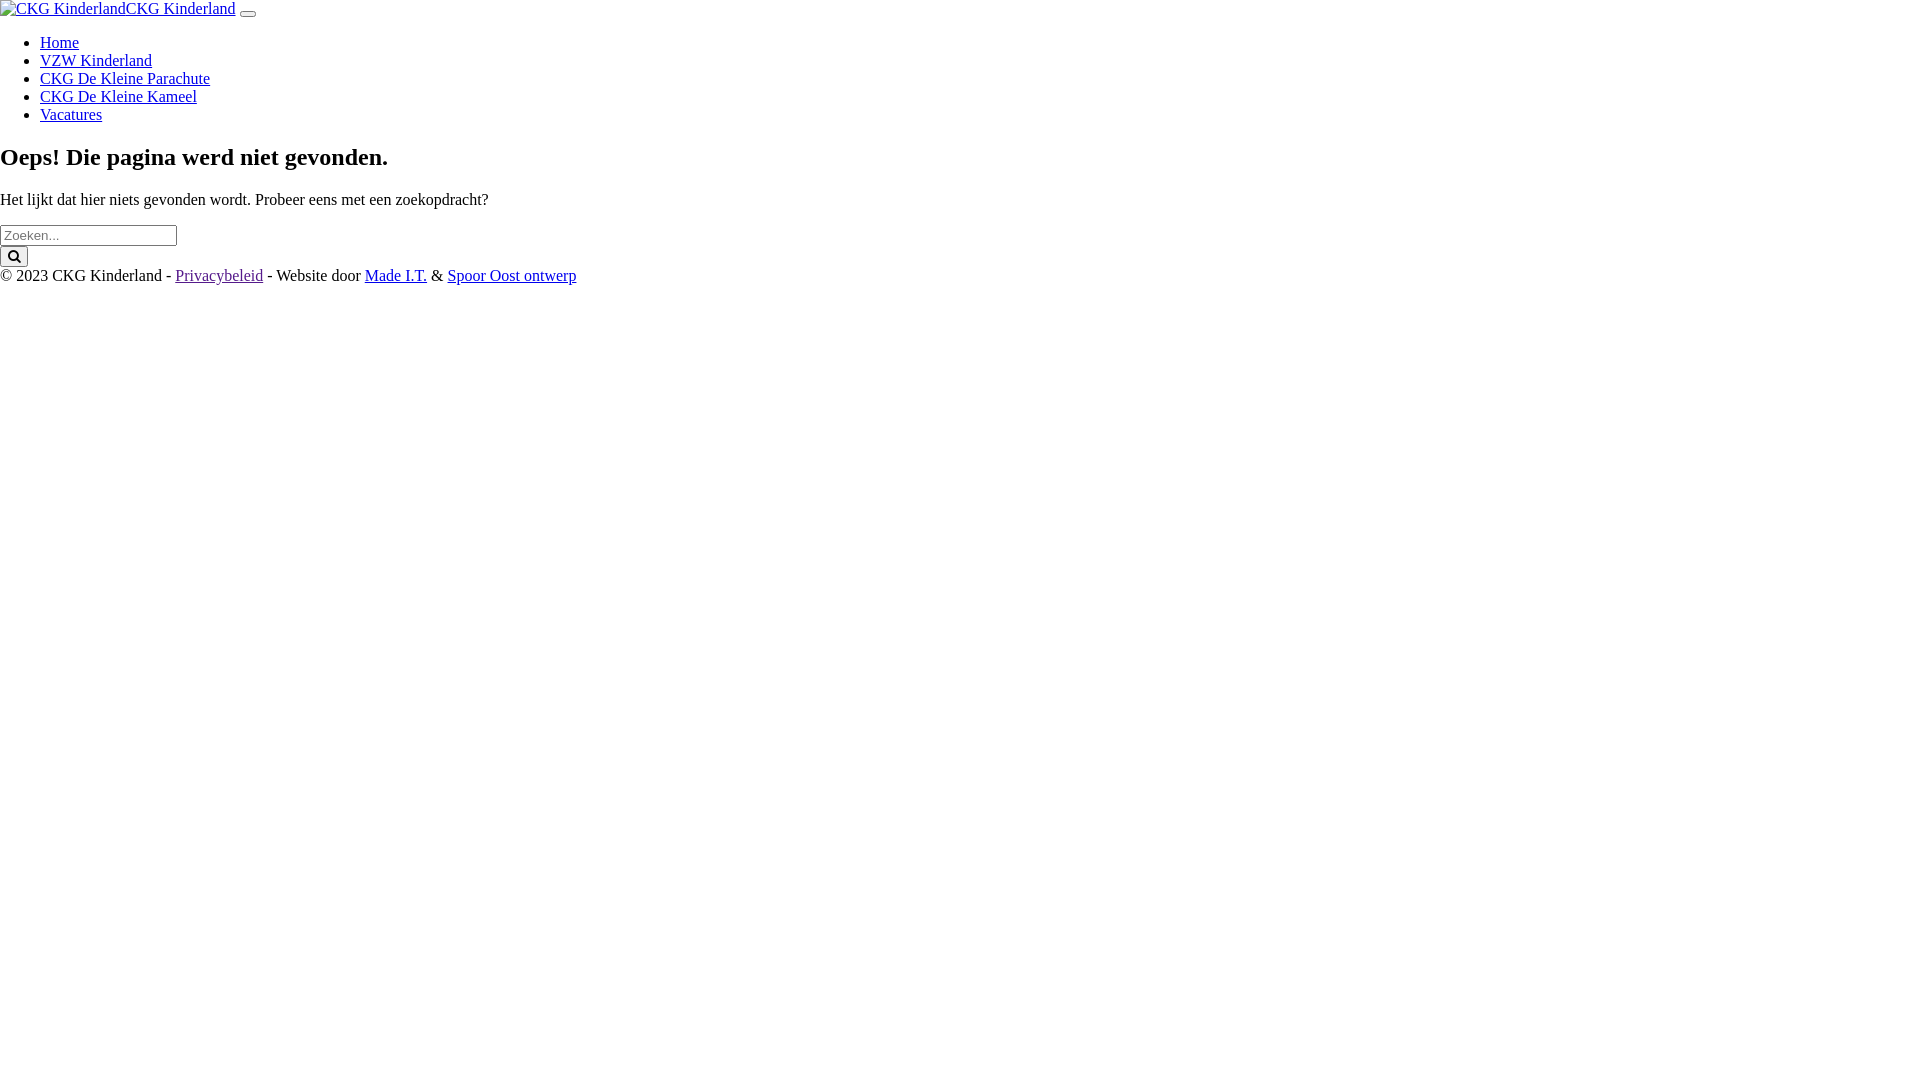 This screenshot has height=1080, width=1920. Describe the element at coordinates (14, 255) in the screenshot. I see `'Zoeken'` at that location.